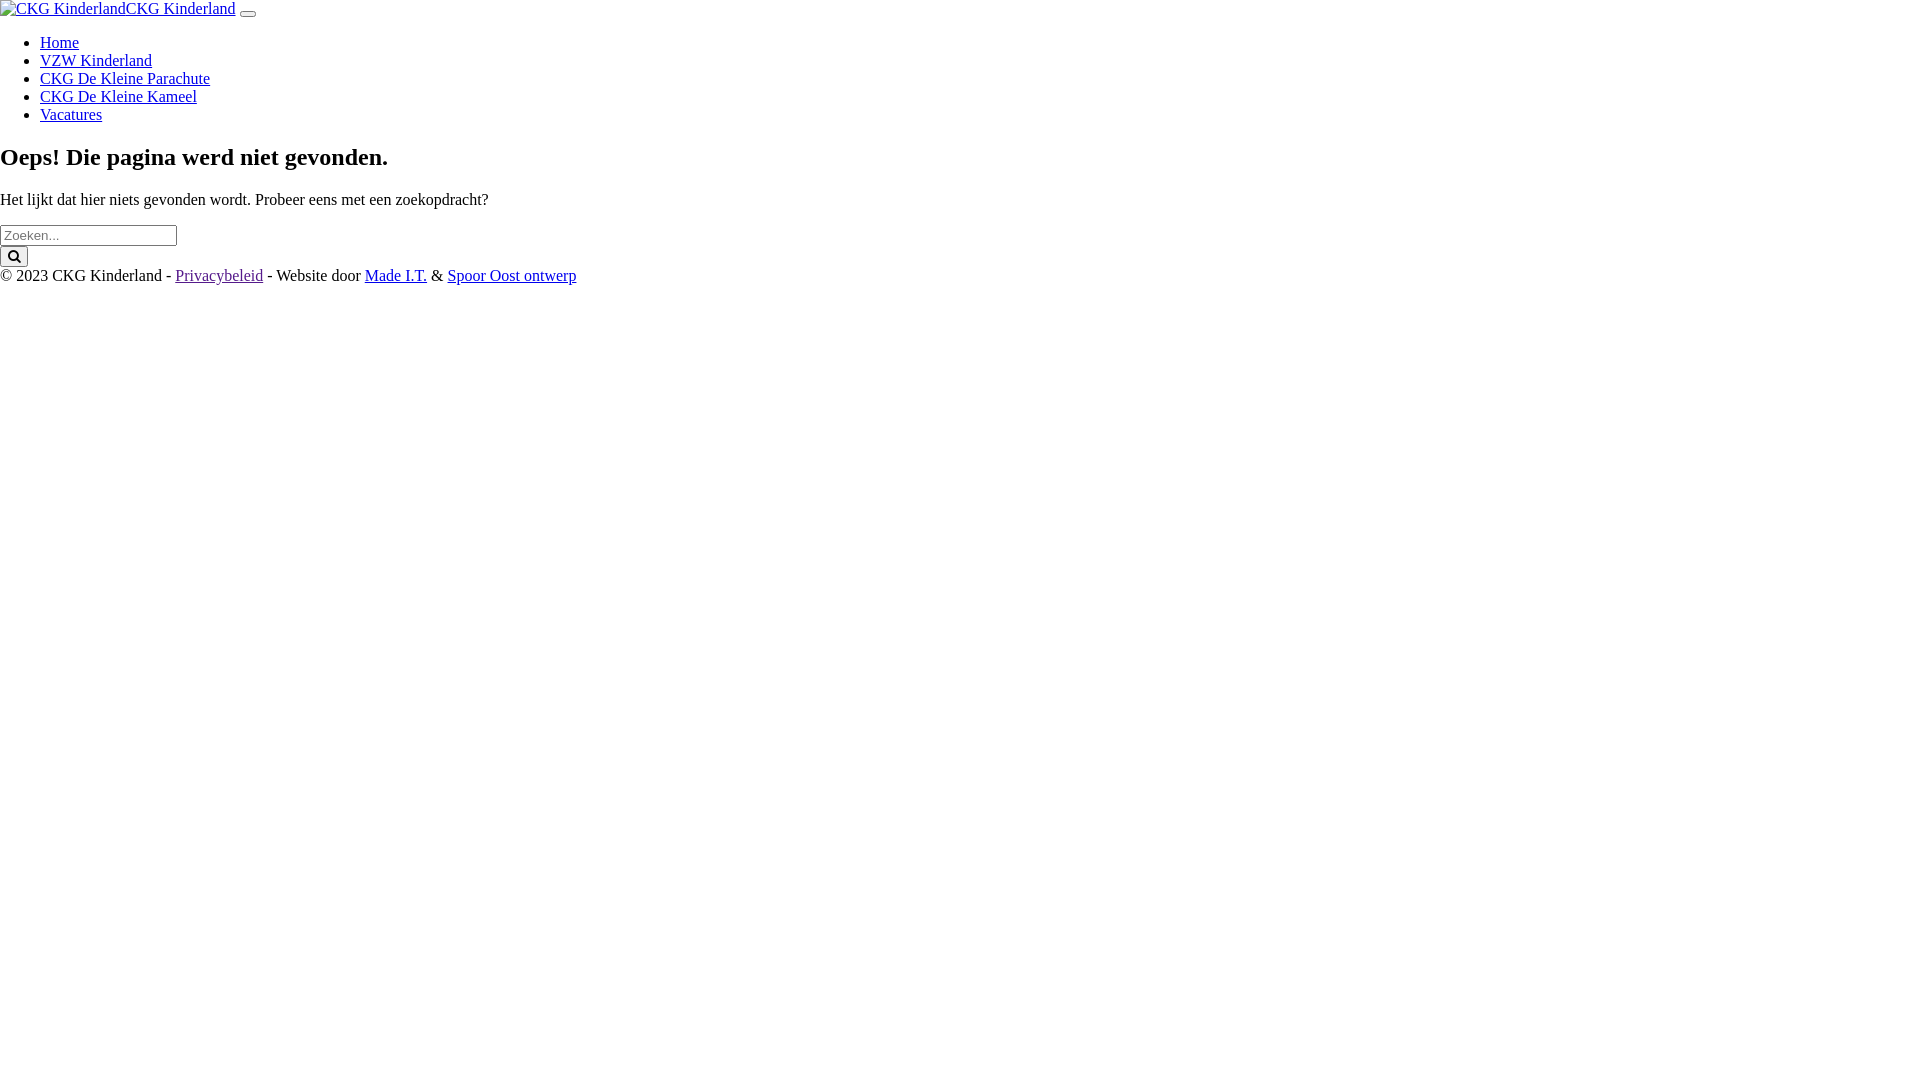 This screenshot has height=1080, width=1920. Describe the element at coordinates (14, 255) in the screenshot. I see `'Zoeken'` at that location.